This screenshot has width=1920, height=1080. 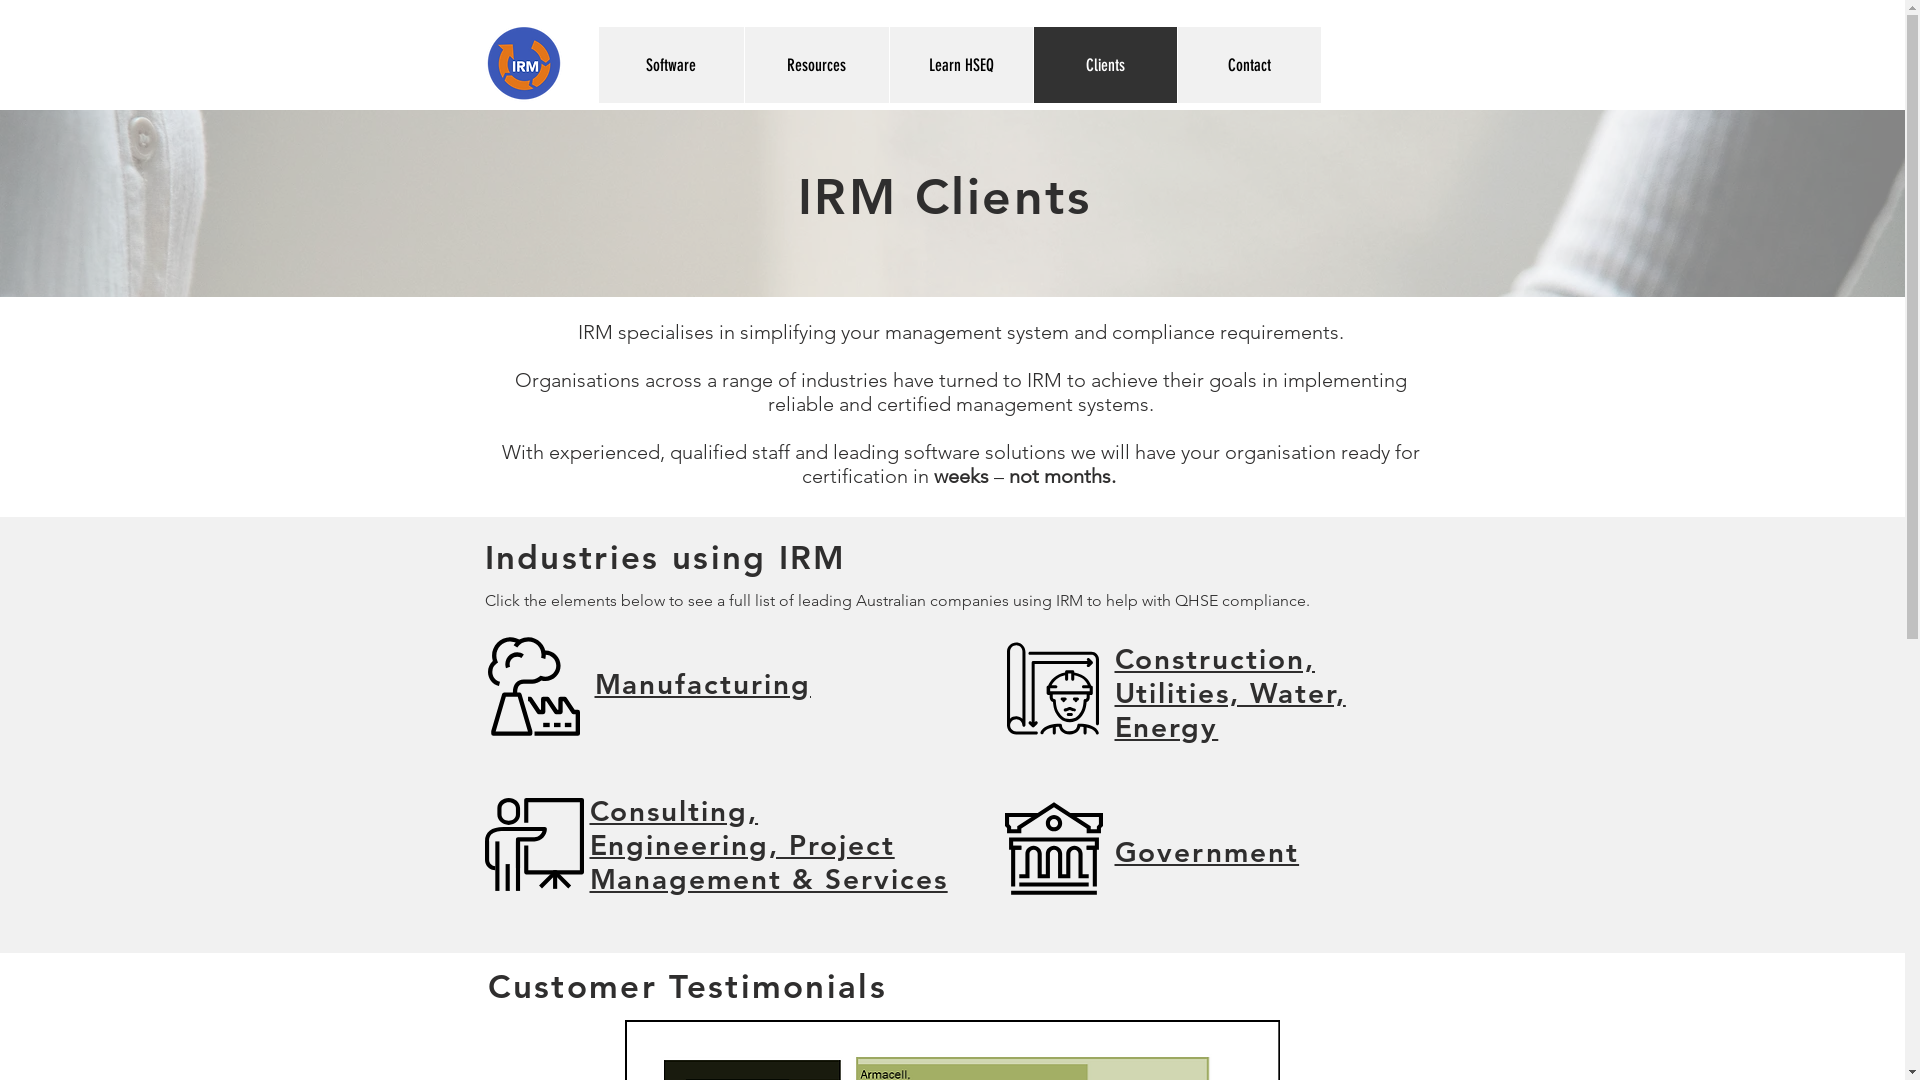 I want to click on 'Software', so click(x=670, y=64).